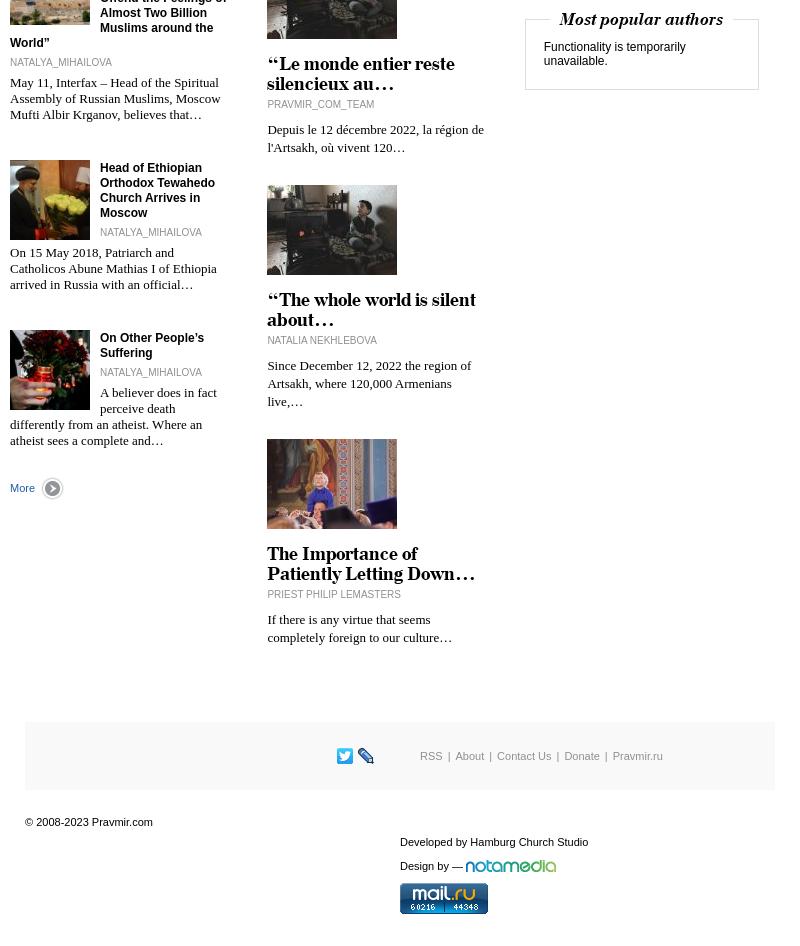 This screenshot has width=800, height=946. I want to click on 'If there is any virtue that seems completely foreign to our culture…', so click(359, 627).